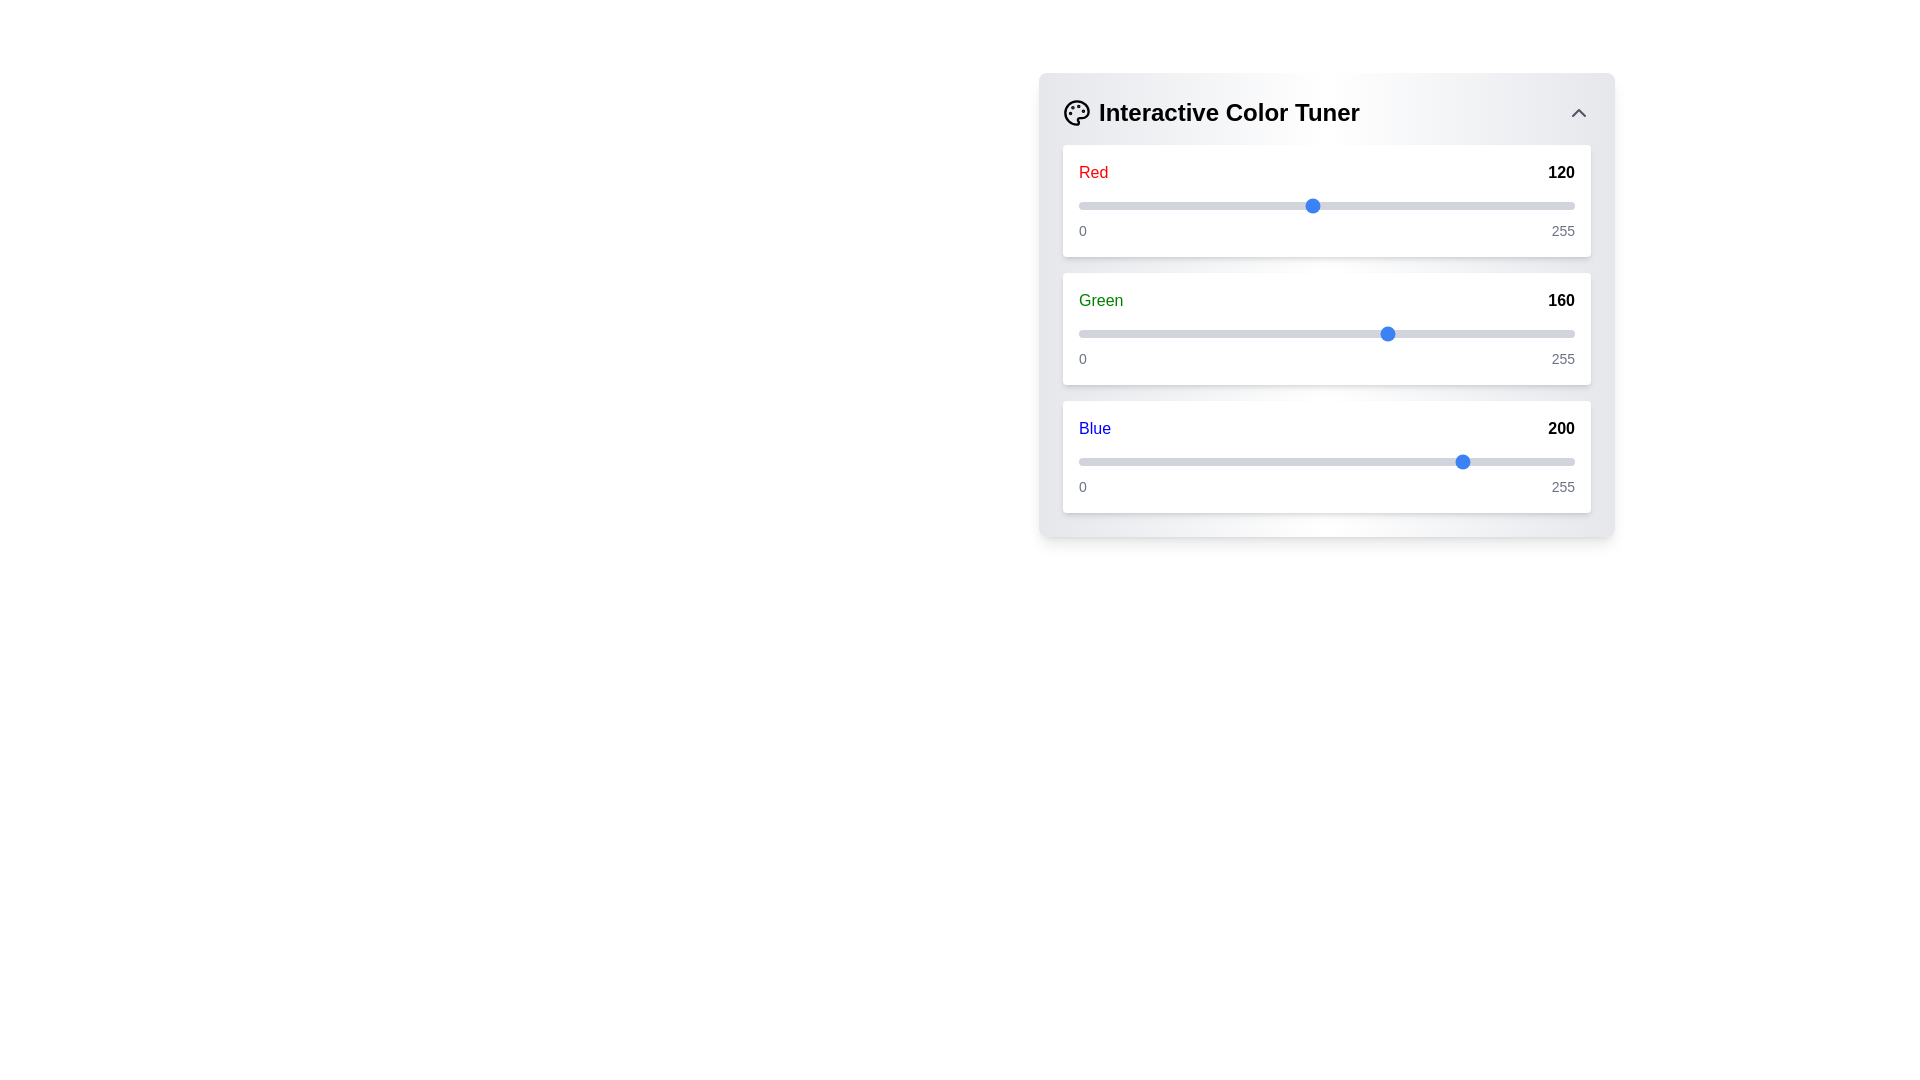  I want to click on the Blue color value, so click(1469, 462).